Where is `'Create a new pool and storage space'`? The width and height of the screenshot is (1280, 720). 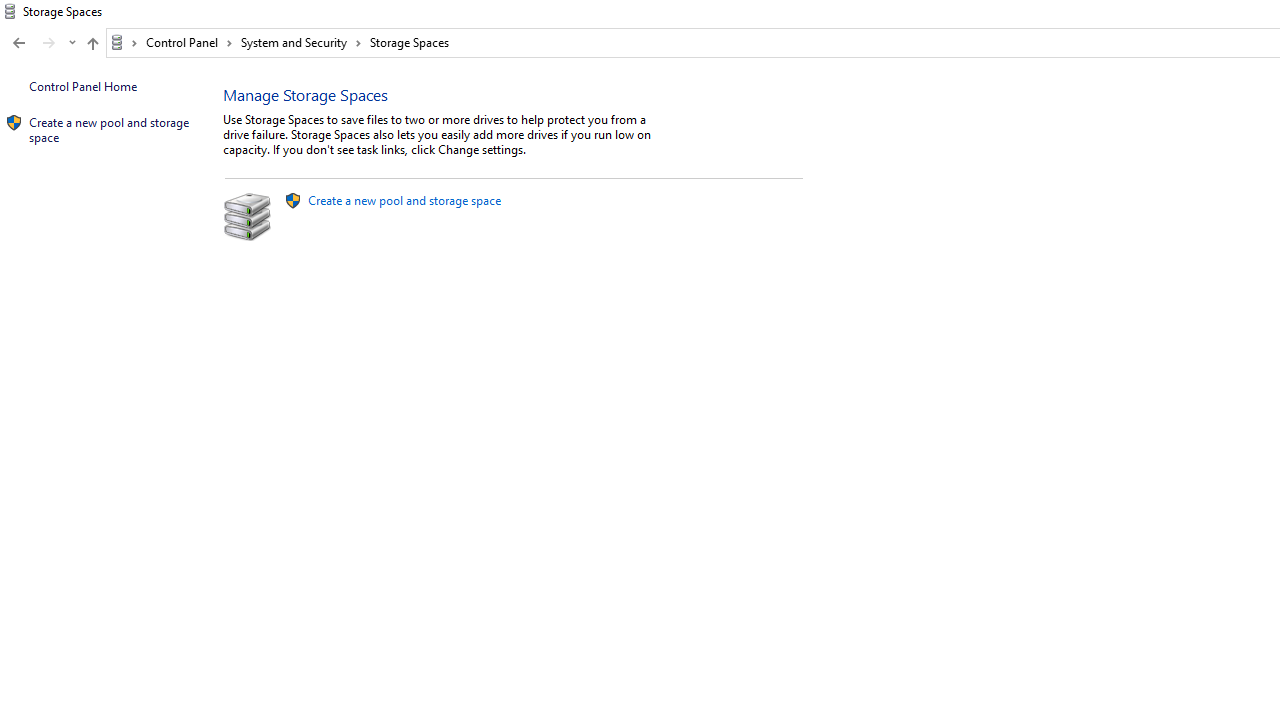
'Create a new pool and storage space' is located at coordinates (403, 200).